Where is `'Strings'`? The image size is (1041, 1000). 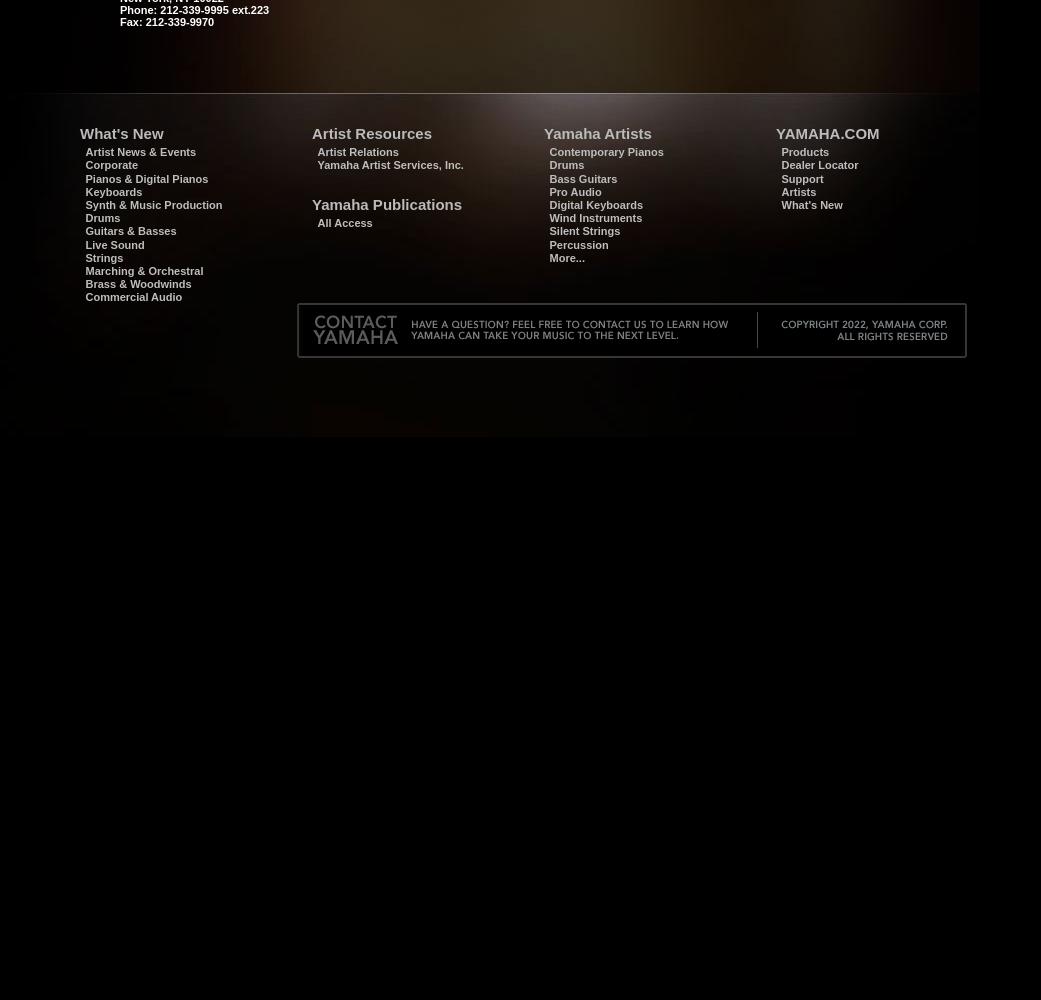
'Strings' is located at coordinates (102, 257).